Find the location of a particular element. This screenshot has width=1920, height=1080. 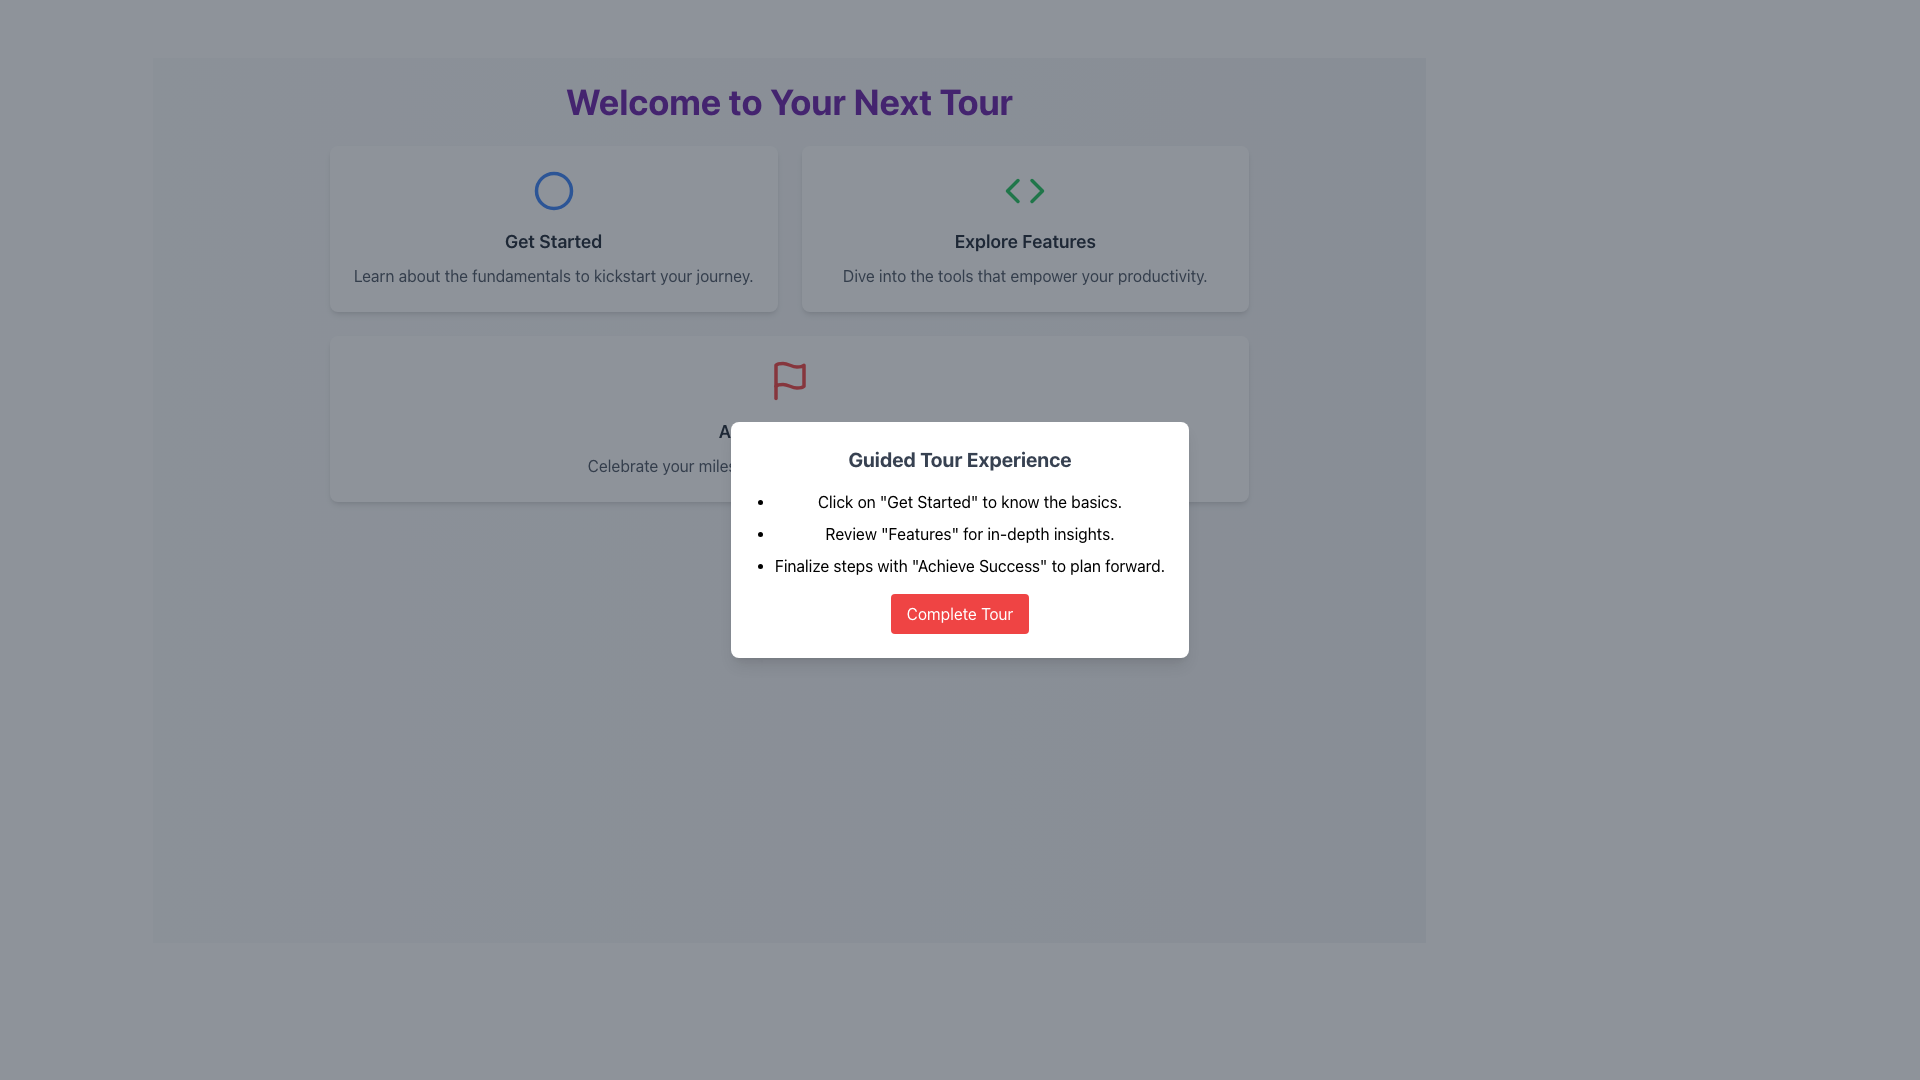

the 'Complete Tour' button, which has rounded edges and a red background, located at the bottom of the modal containing 'Guided Tour Experience' instructions is located at coordinates (960, 612).